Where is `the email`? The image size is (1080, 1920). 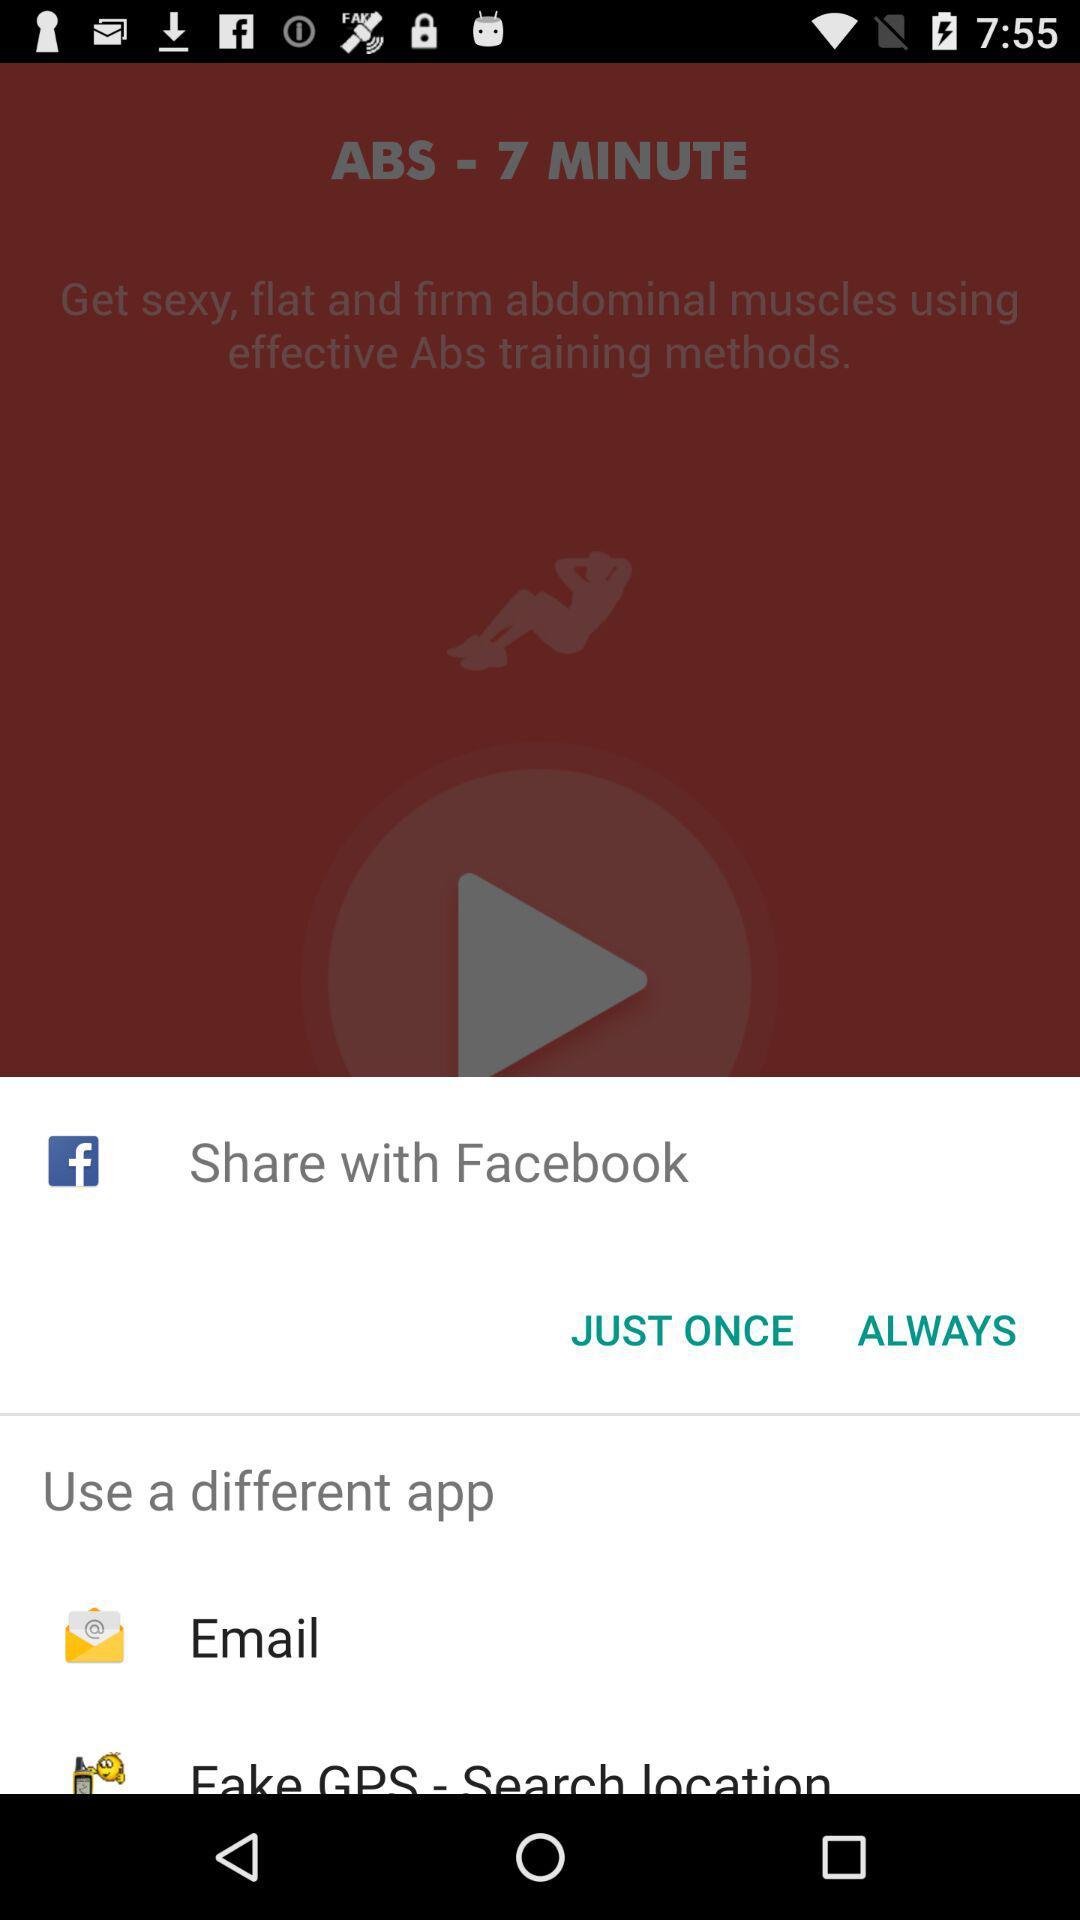
the email is located at coordinates (253, 1636).